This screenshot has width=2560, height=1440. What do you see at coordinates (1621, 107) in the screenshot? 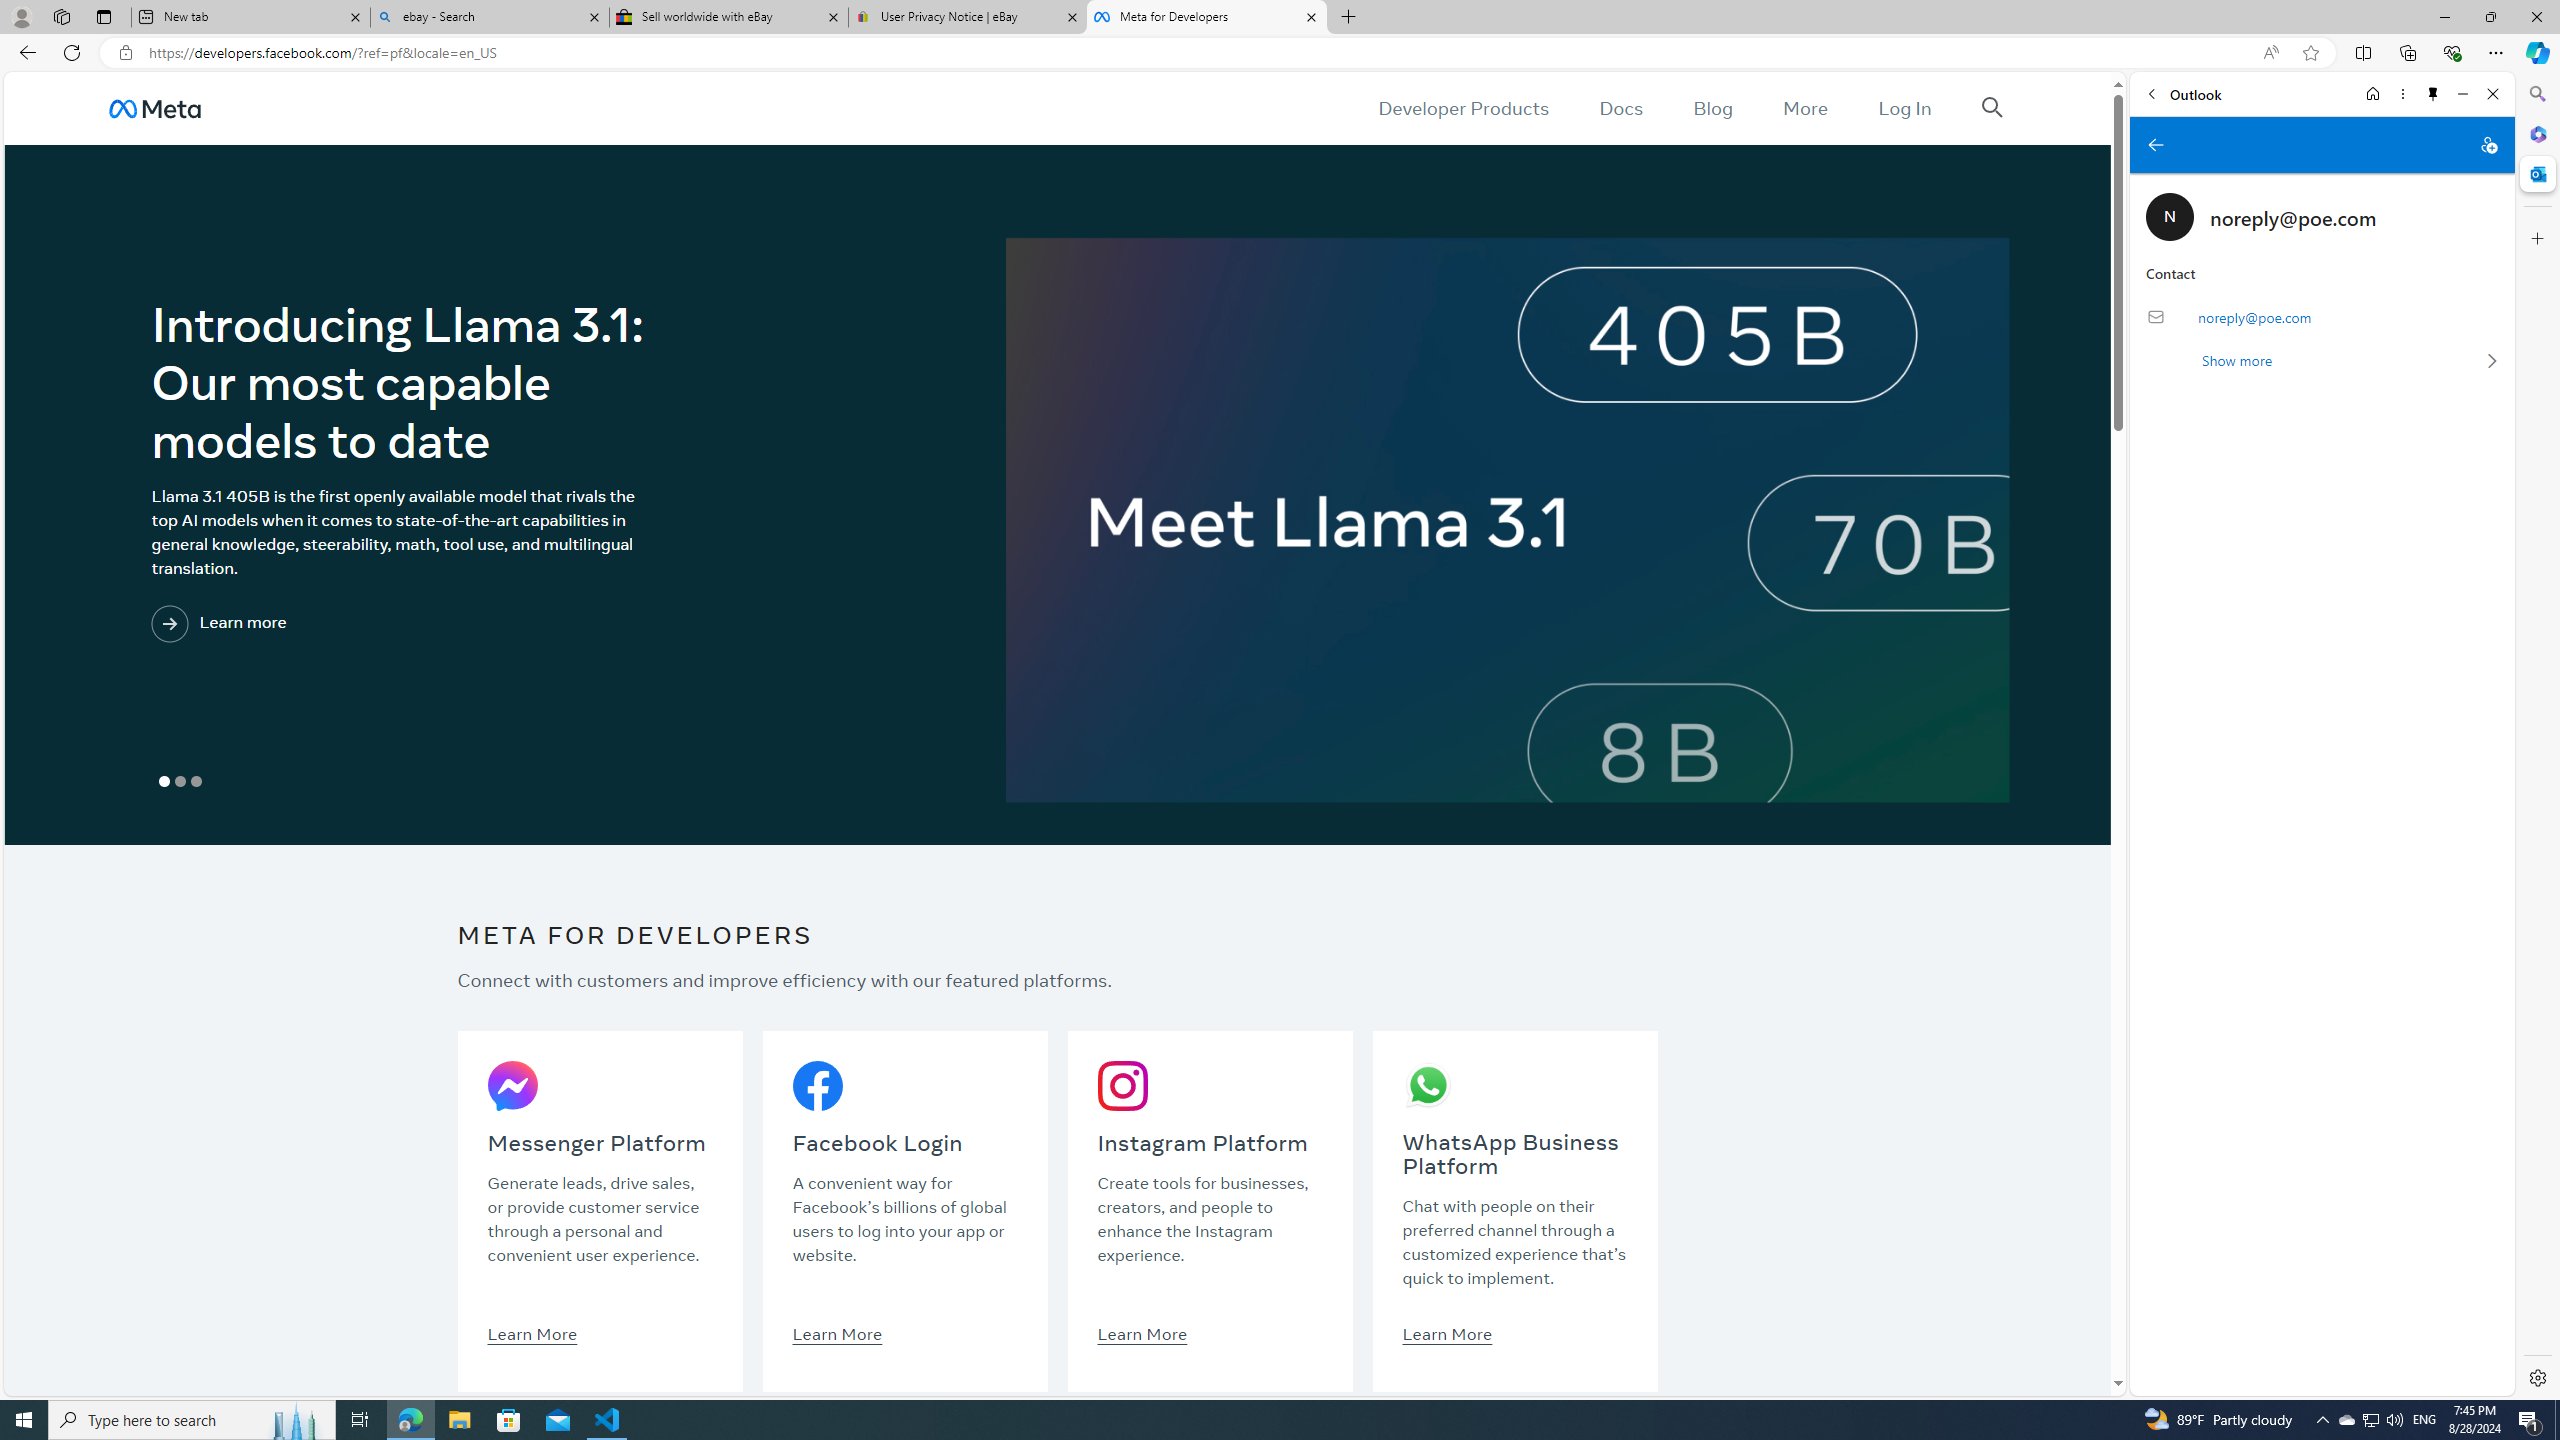
I see `'Docs'` at bounding box center [1621, 107].